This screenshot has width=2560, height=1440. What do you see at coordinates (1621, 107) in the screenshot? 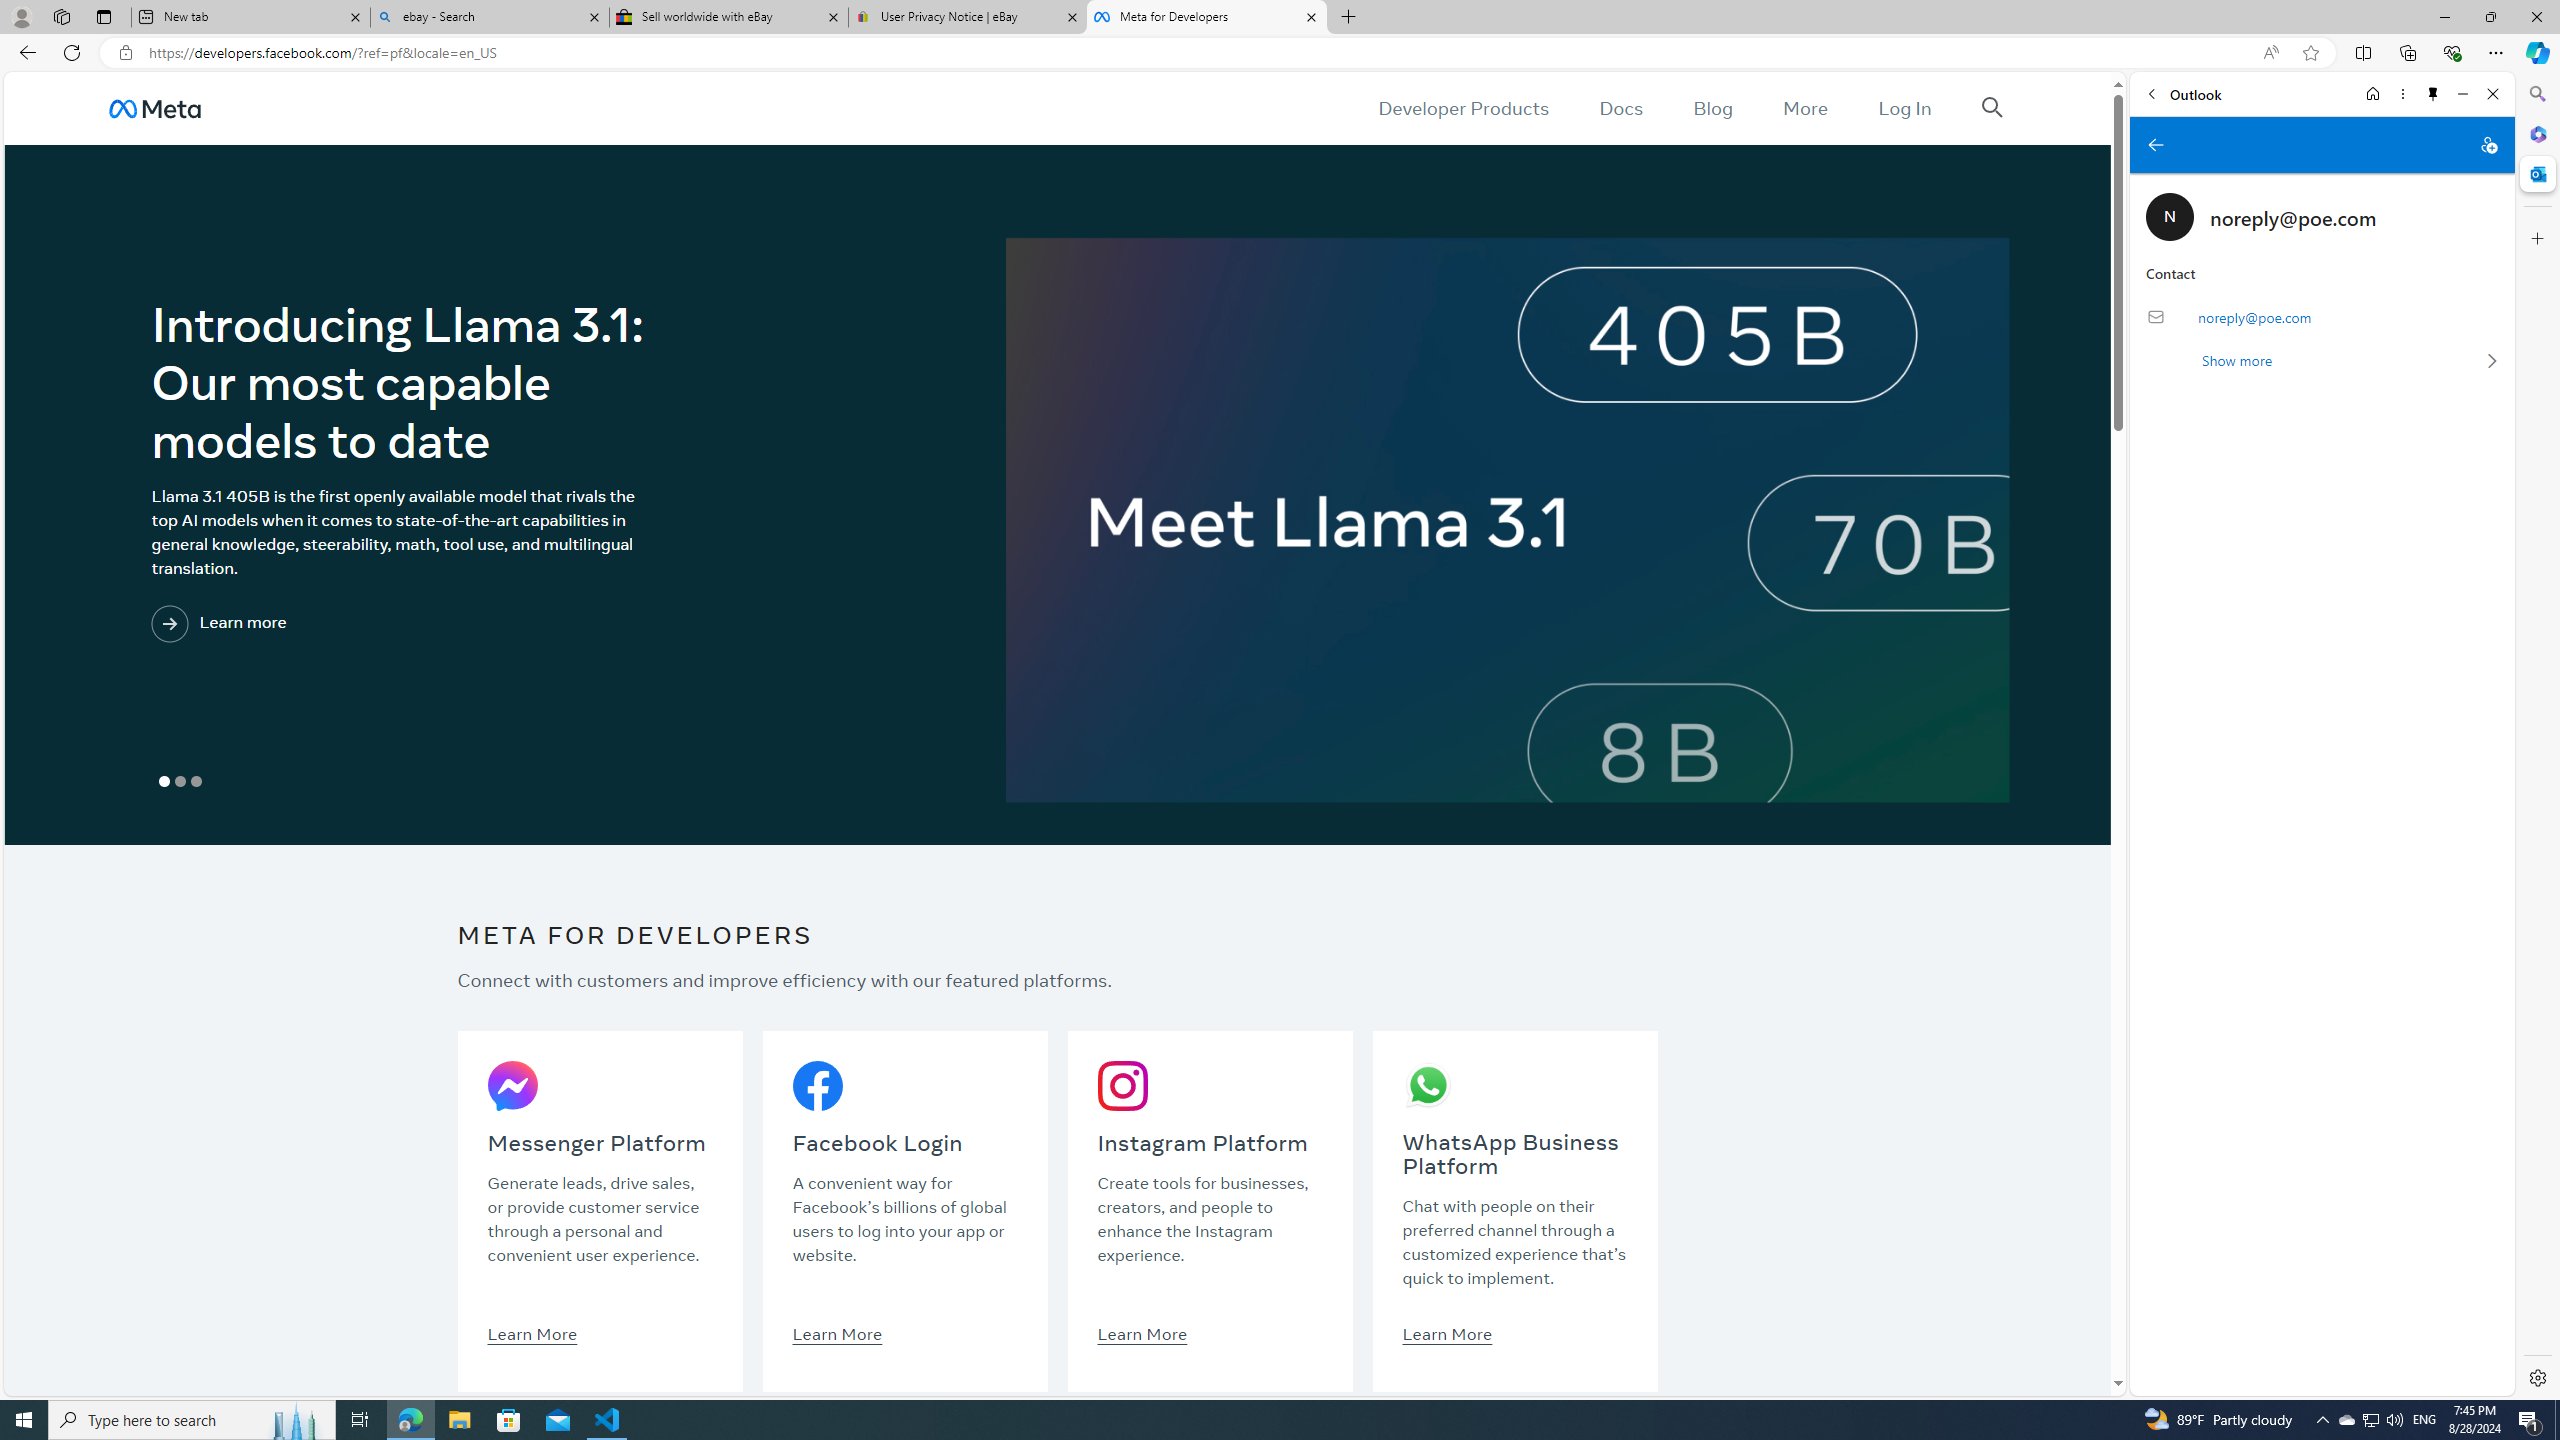
I see `'Docs'` at bounding box center [1621, 107].